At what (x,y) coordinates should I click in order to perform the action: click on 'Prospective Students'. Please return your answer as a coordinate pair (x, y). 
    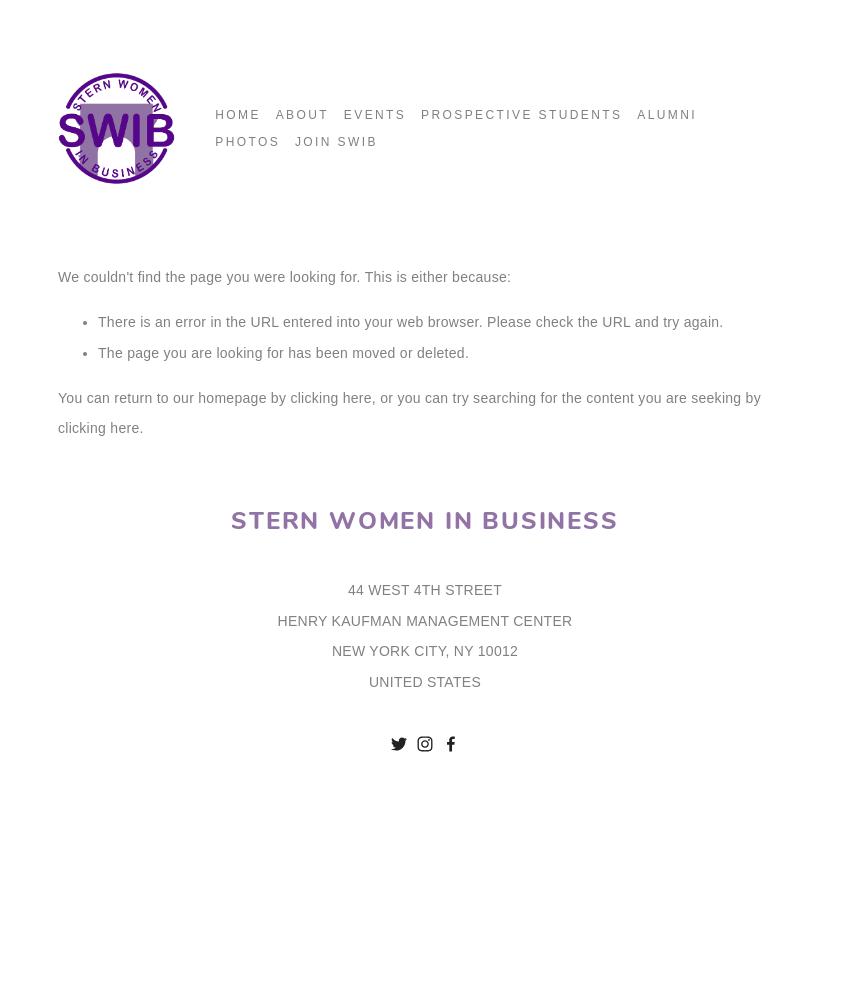
    Looking at the image, I should click on (520, 114).